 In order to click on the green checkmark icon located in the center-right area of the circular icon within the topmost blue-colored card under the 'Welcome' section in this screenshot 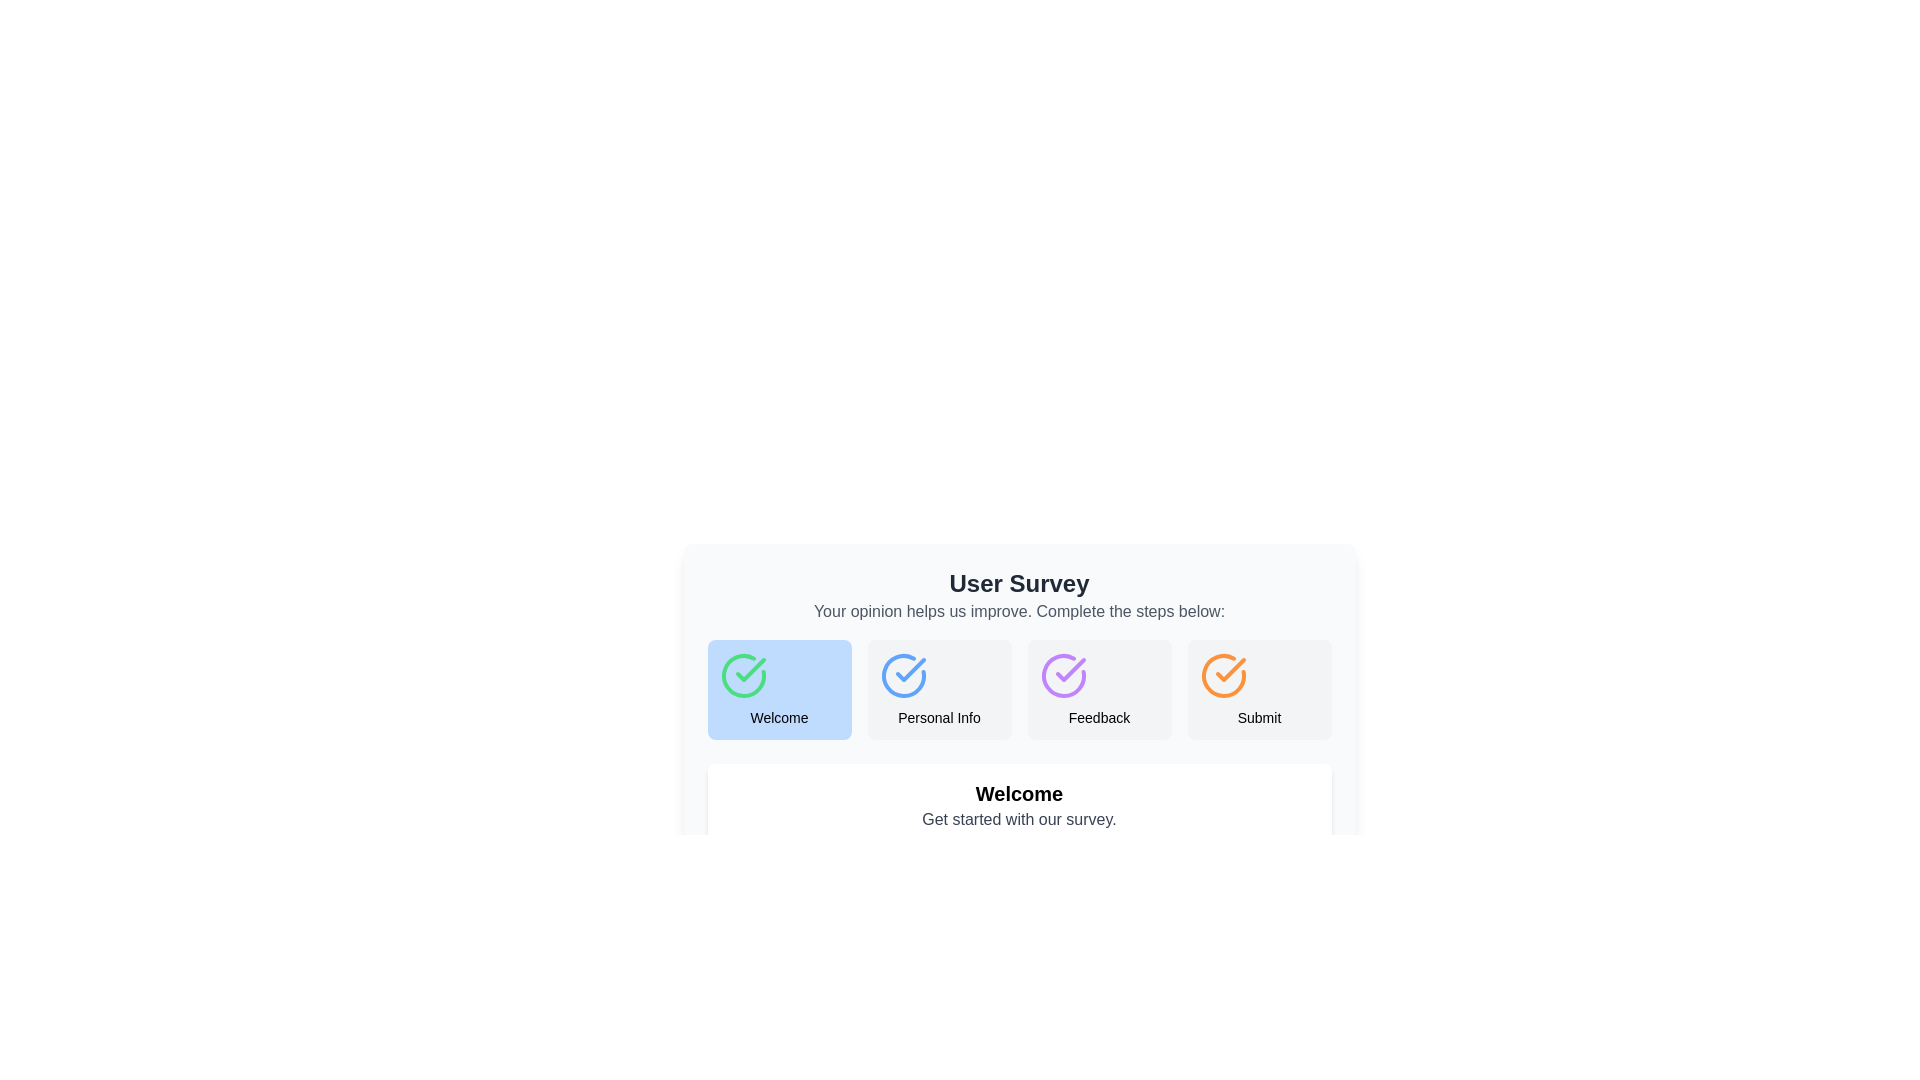, I will do `click(749, 670)`.